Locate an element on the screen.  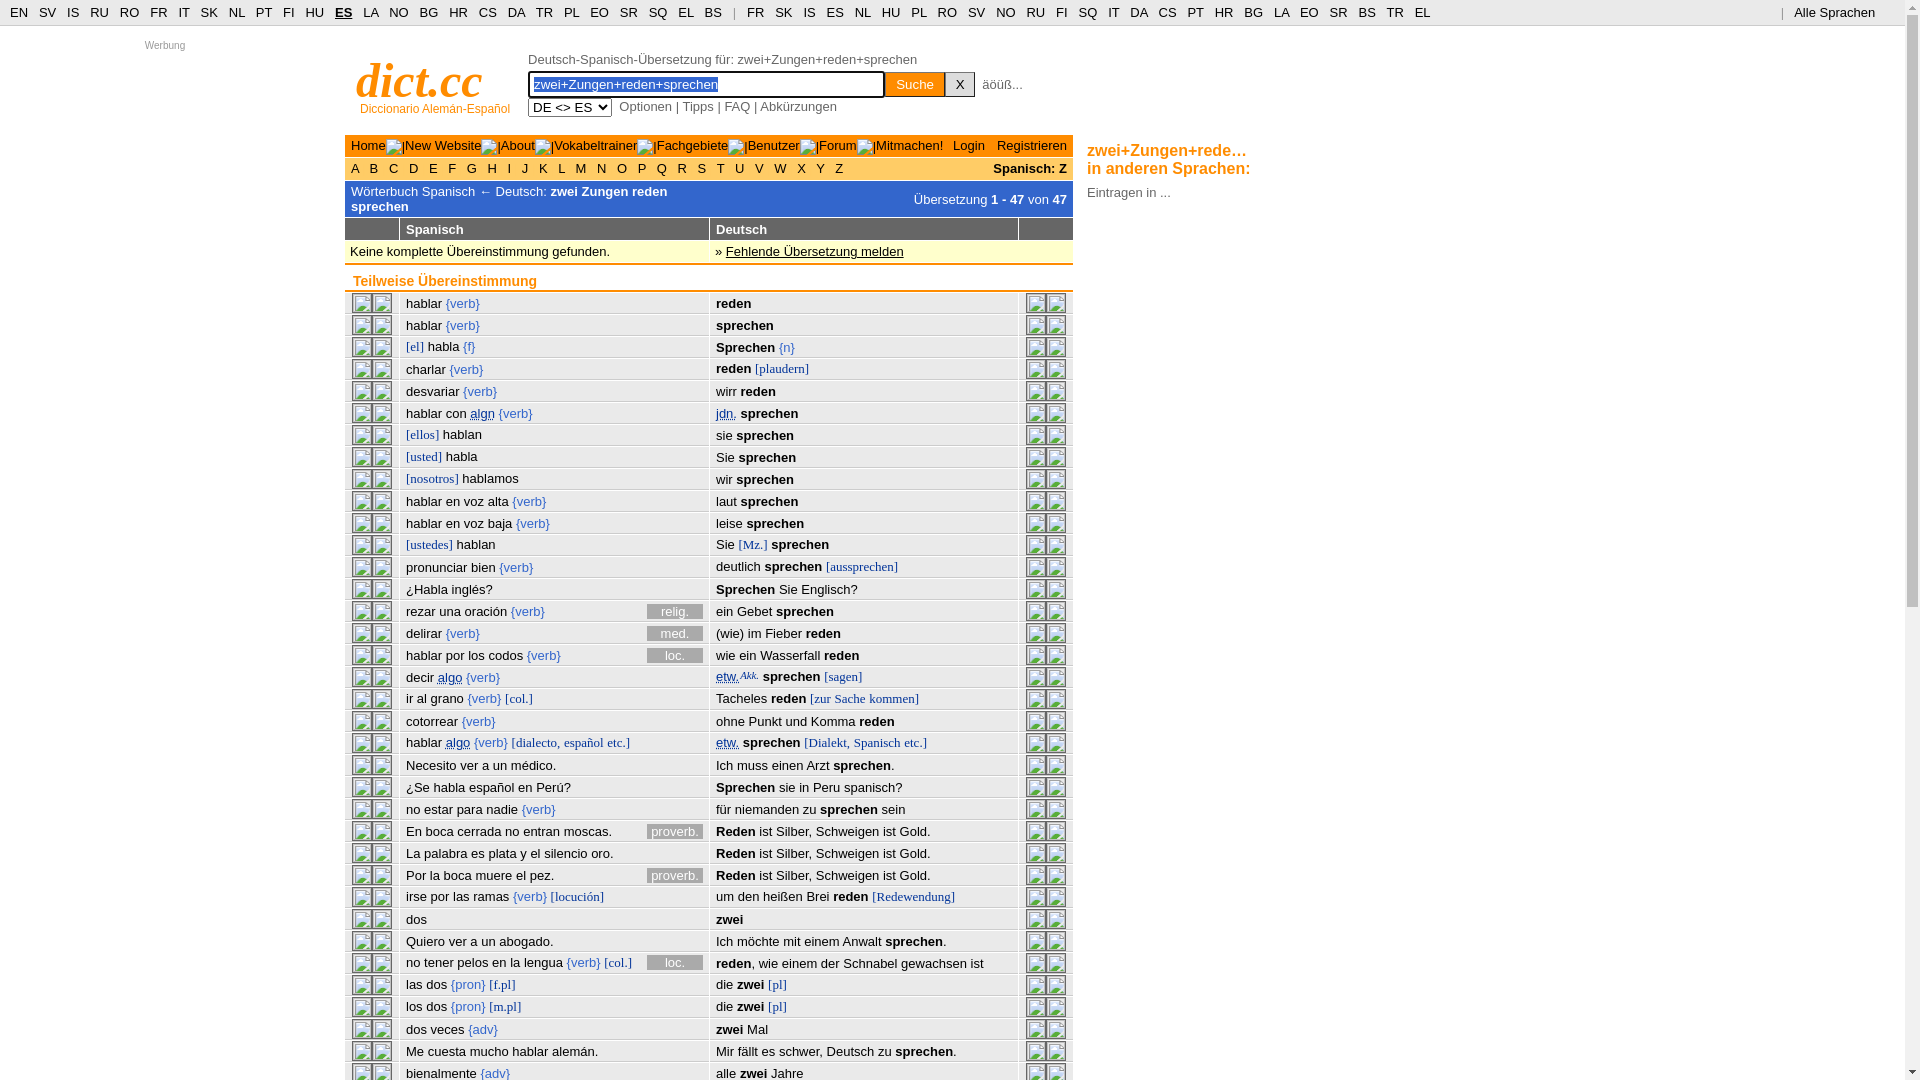
'SV' is located at coordinates (976, 12).